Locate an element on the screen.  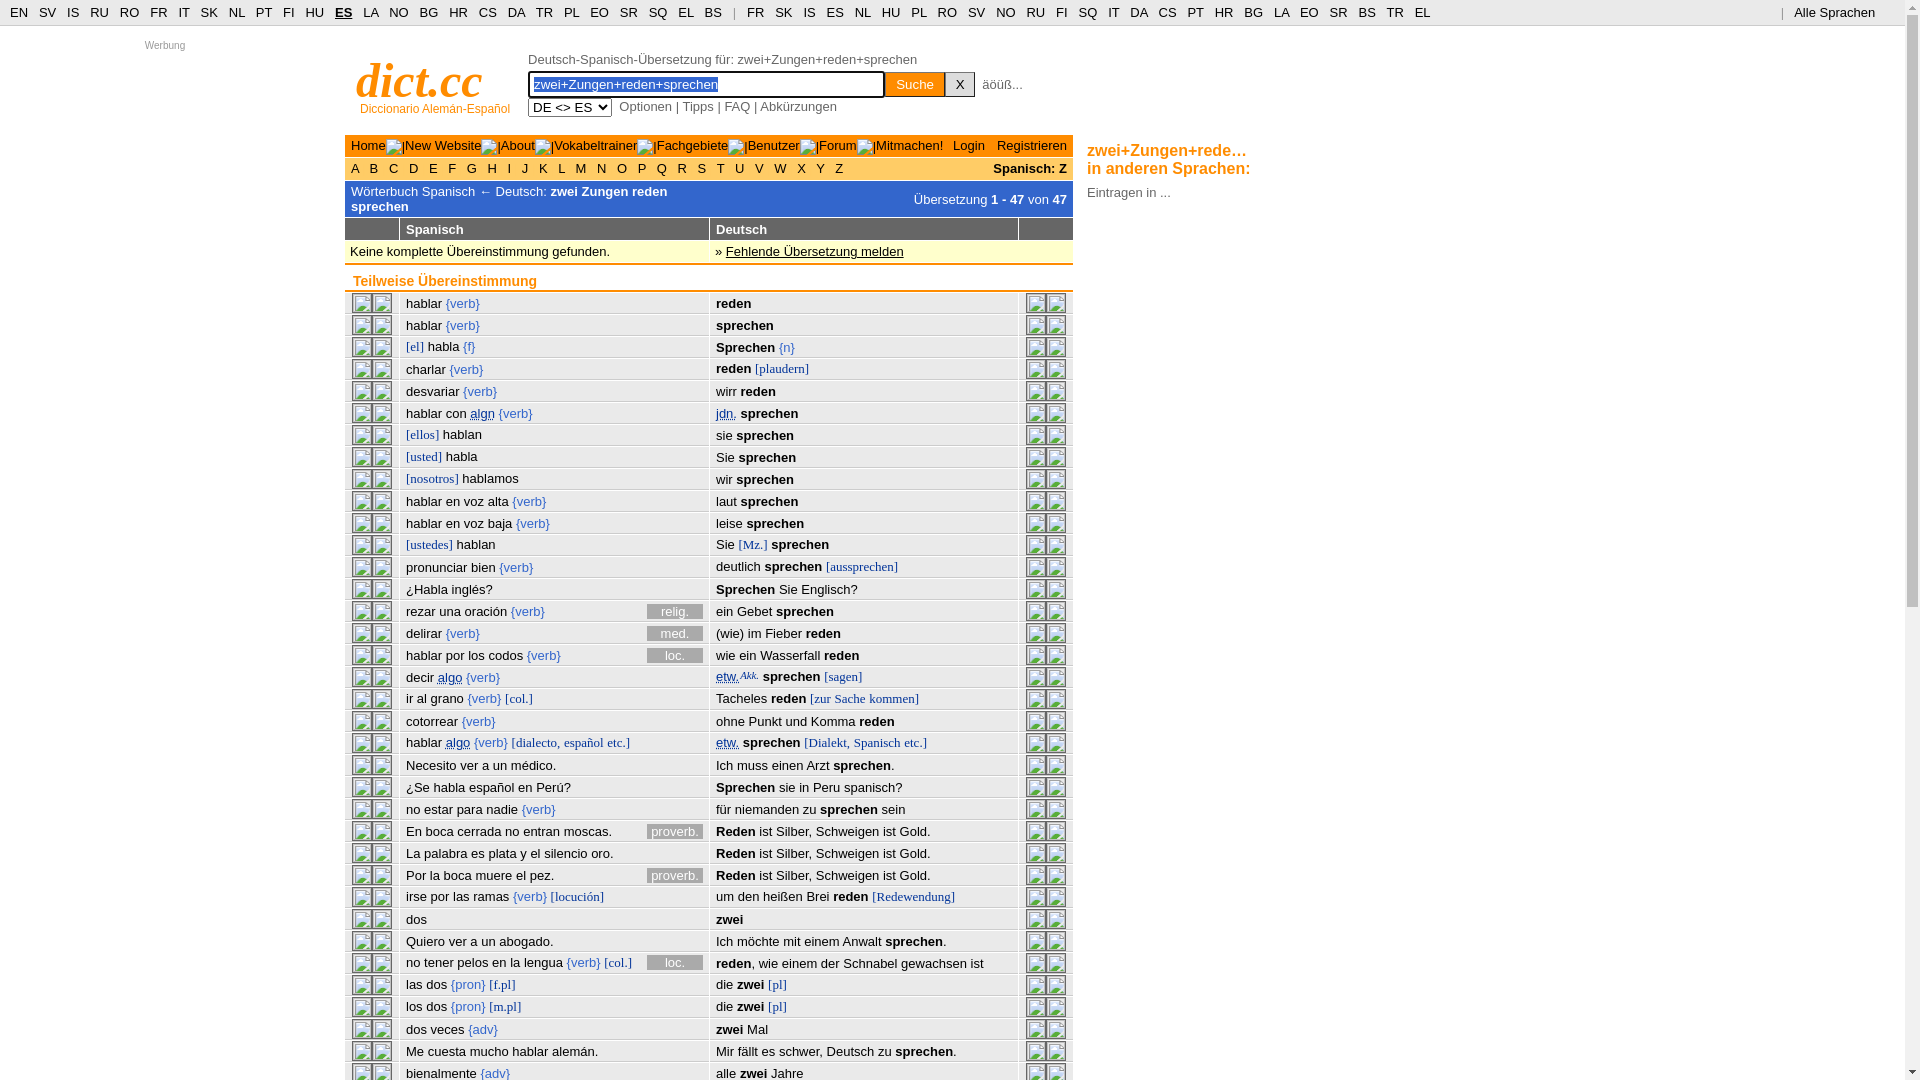
'SV' is located at coordinates (976, 12).